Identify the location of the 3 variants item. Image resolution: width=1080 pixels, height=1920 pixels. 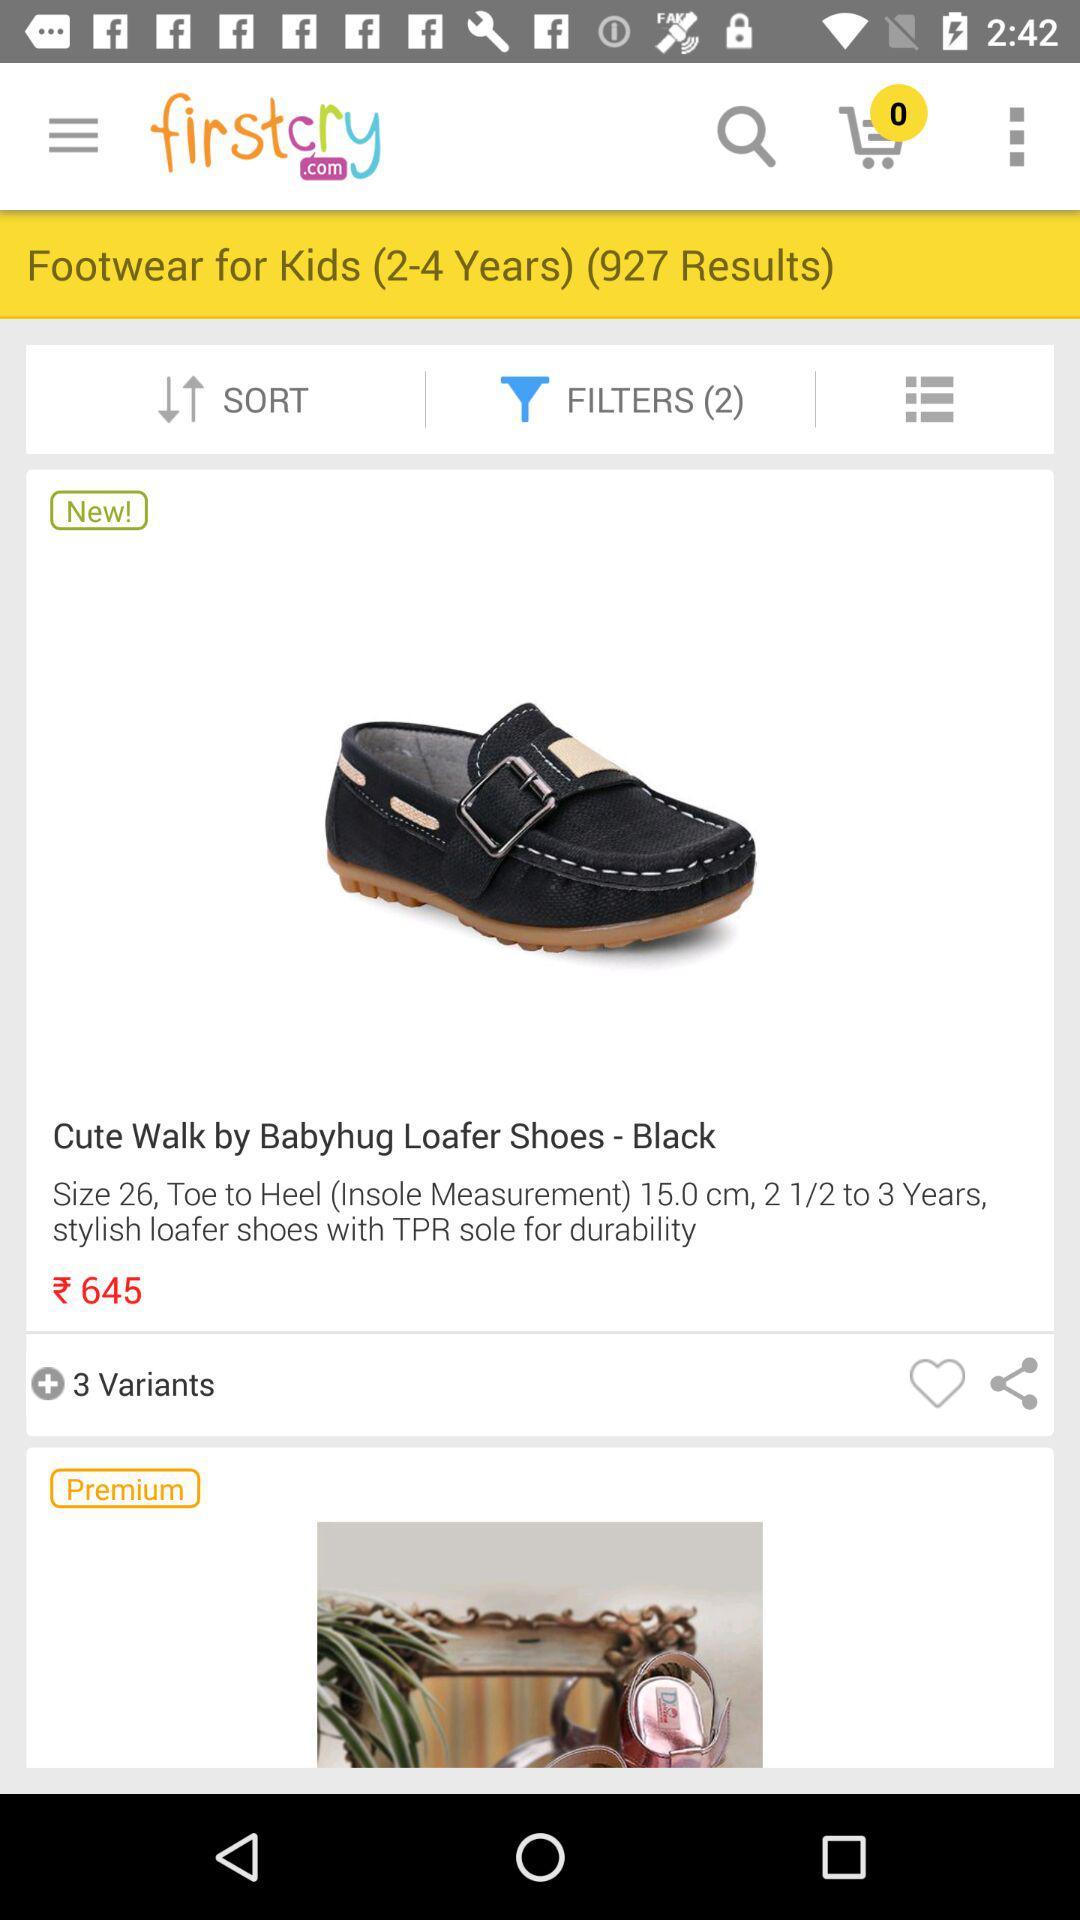
(120, 1382).